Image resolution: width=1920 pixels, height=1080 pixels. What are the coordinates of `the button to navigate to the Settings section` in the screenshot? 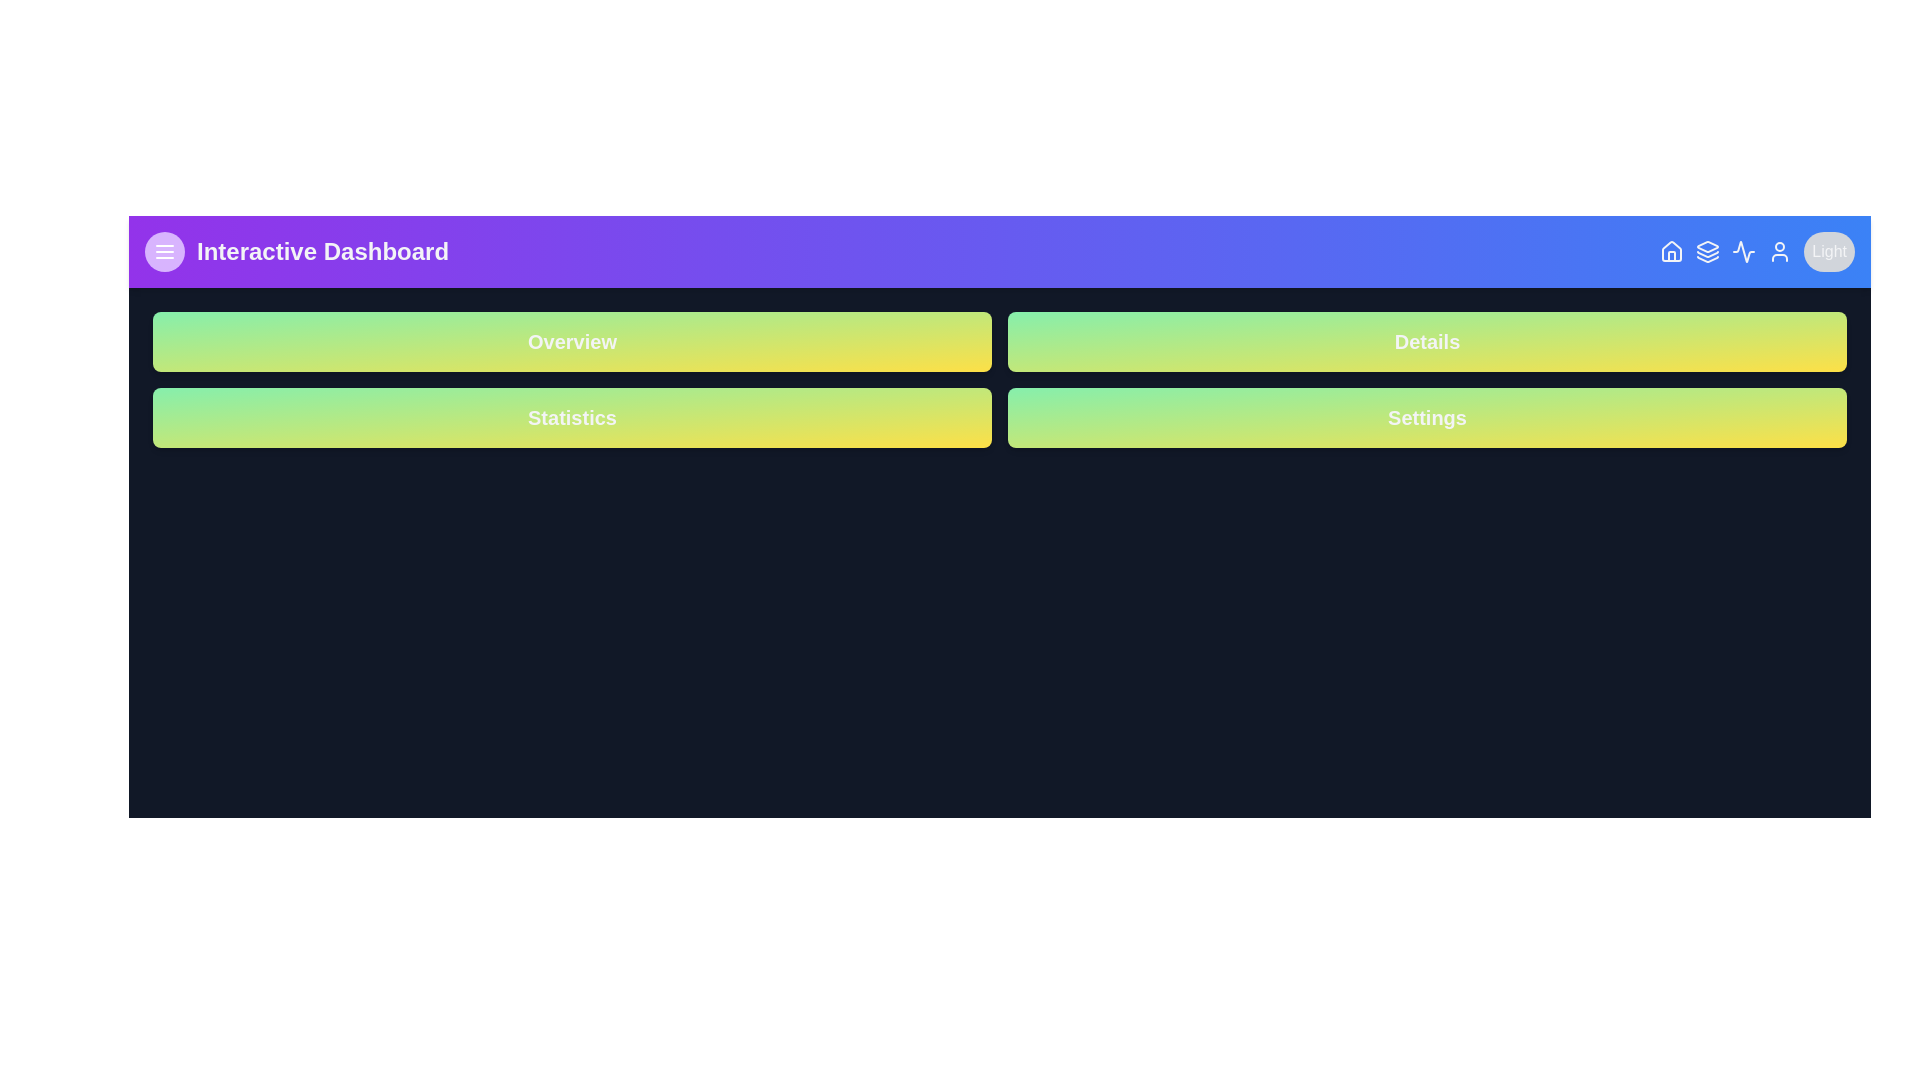 It's located at (1426, 416).